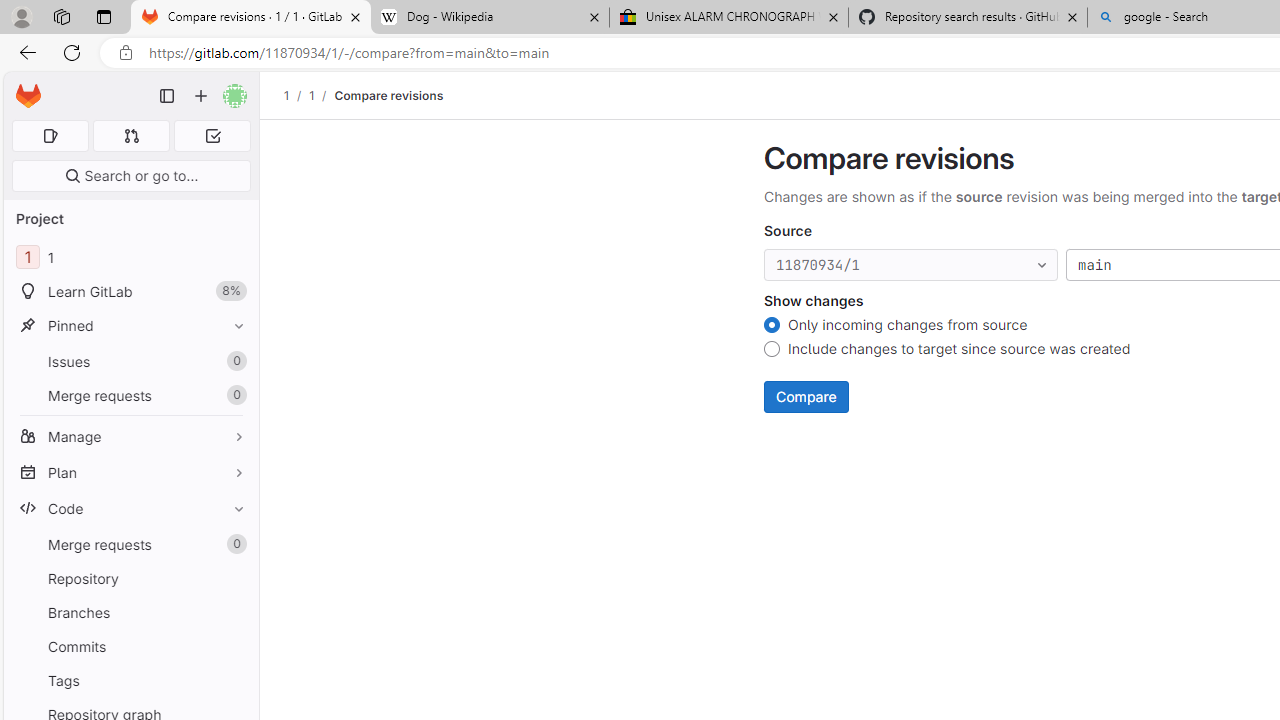 Image resolution: width=1280 pixels, height=720 pixels. Describe the element at coordinates (234, 646) in the screenshot. I see `'Pin Commits'` at that location.